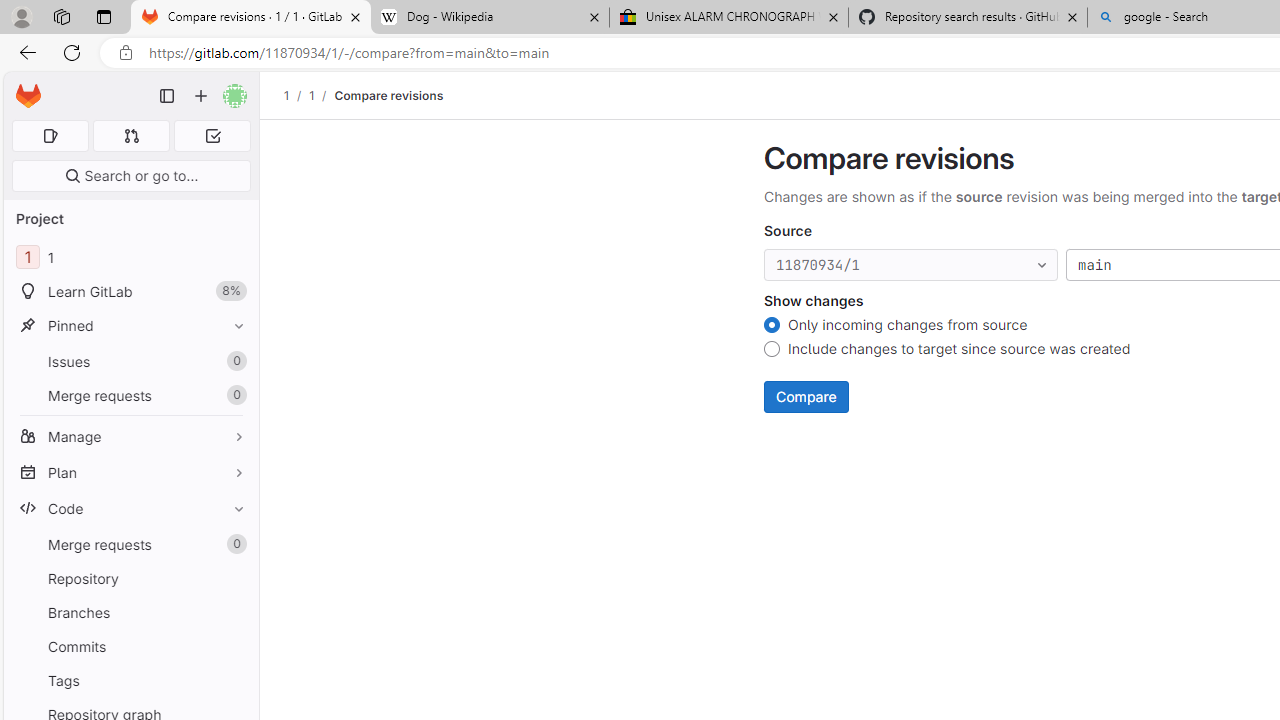 Image resolution: width=1280 pixels, height=720 pixels. Describe the element at coordinates (234, 646) in the screenshot. I see `'Pin Commits'` at that location.